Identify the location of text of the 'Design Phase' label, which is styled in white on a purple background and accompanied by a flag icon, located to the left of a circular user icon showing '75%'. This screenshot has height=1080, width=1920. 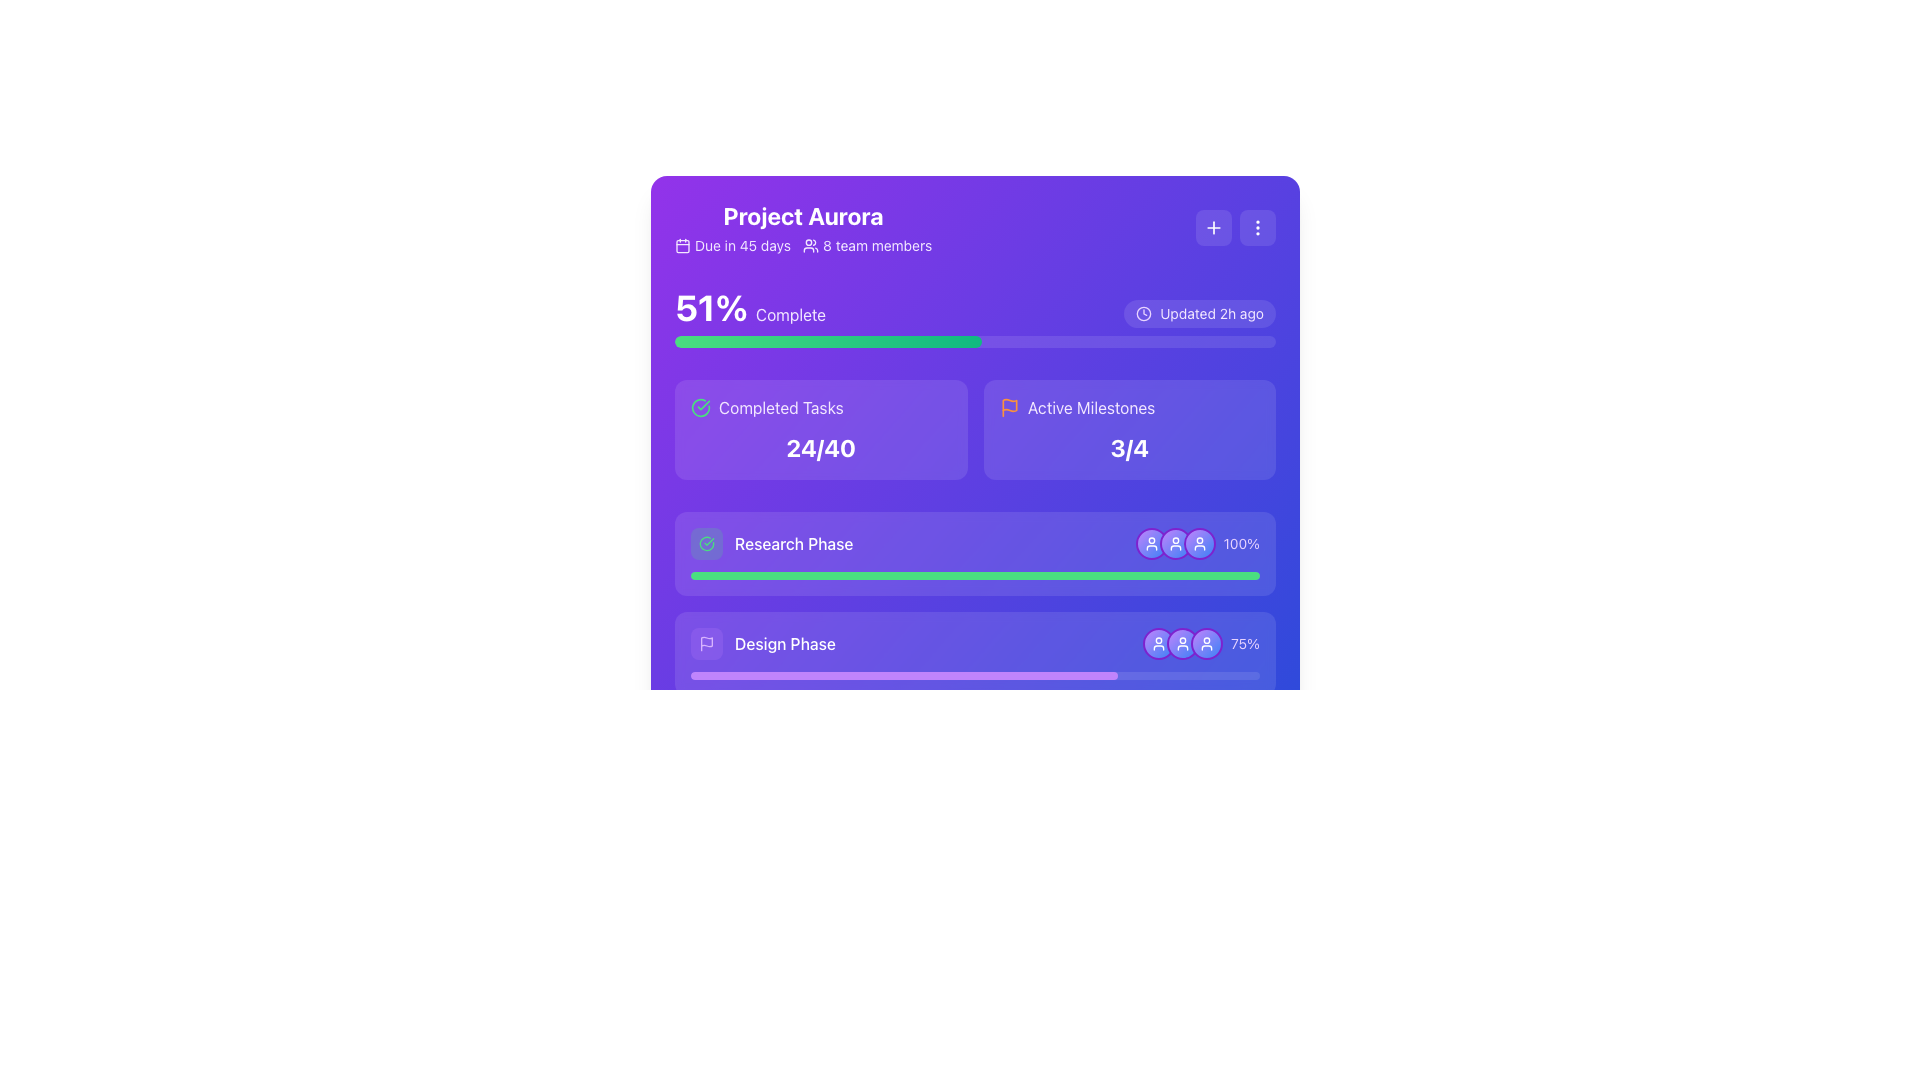
(762, 644).